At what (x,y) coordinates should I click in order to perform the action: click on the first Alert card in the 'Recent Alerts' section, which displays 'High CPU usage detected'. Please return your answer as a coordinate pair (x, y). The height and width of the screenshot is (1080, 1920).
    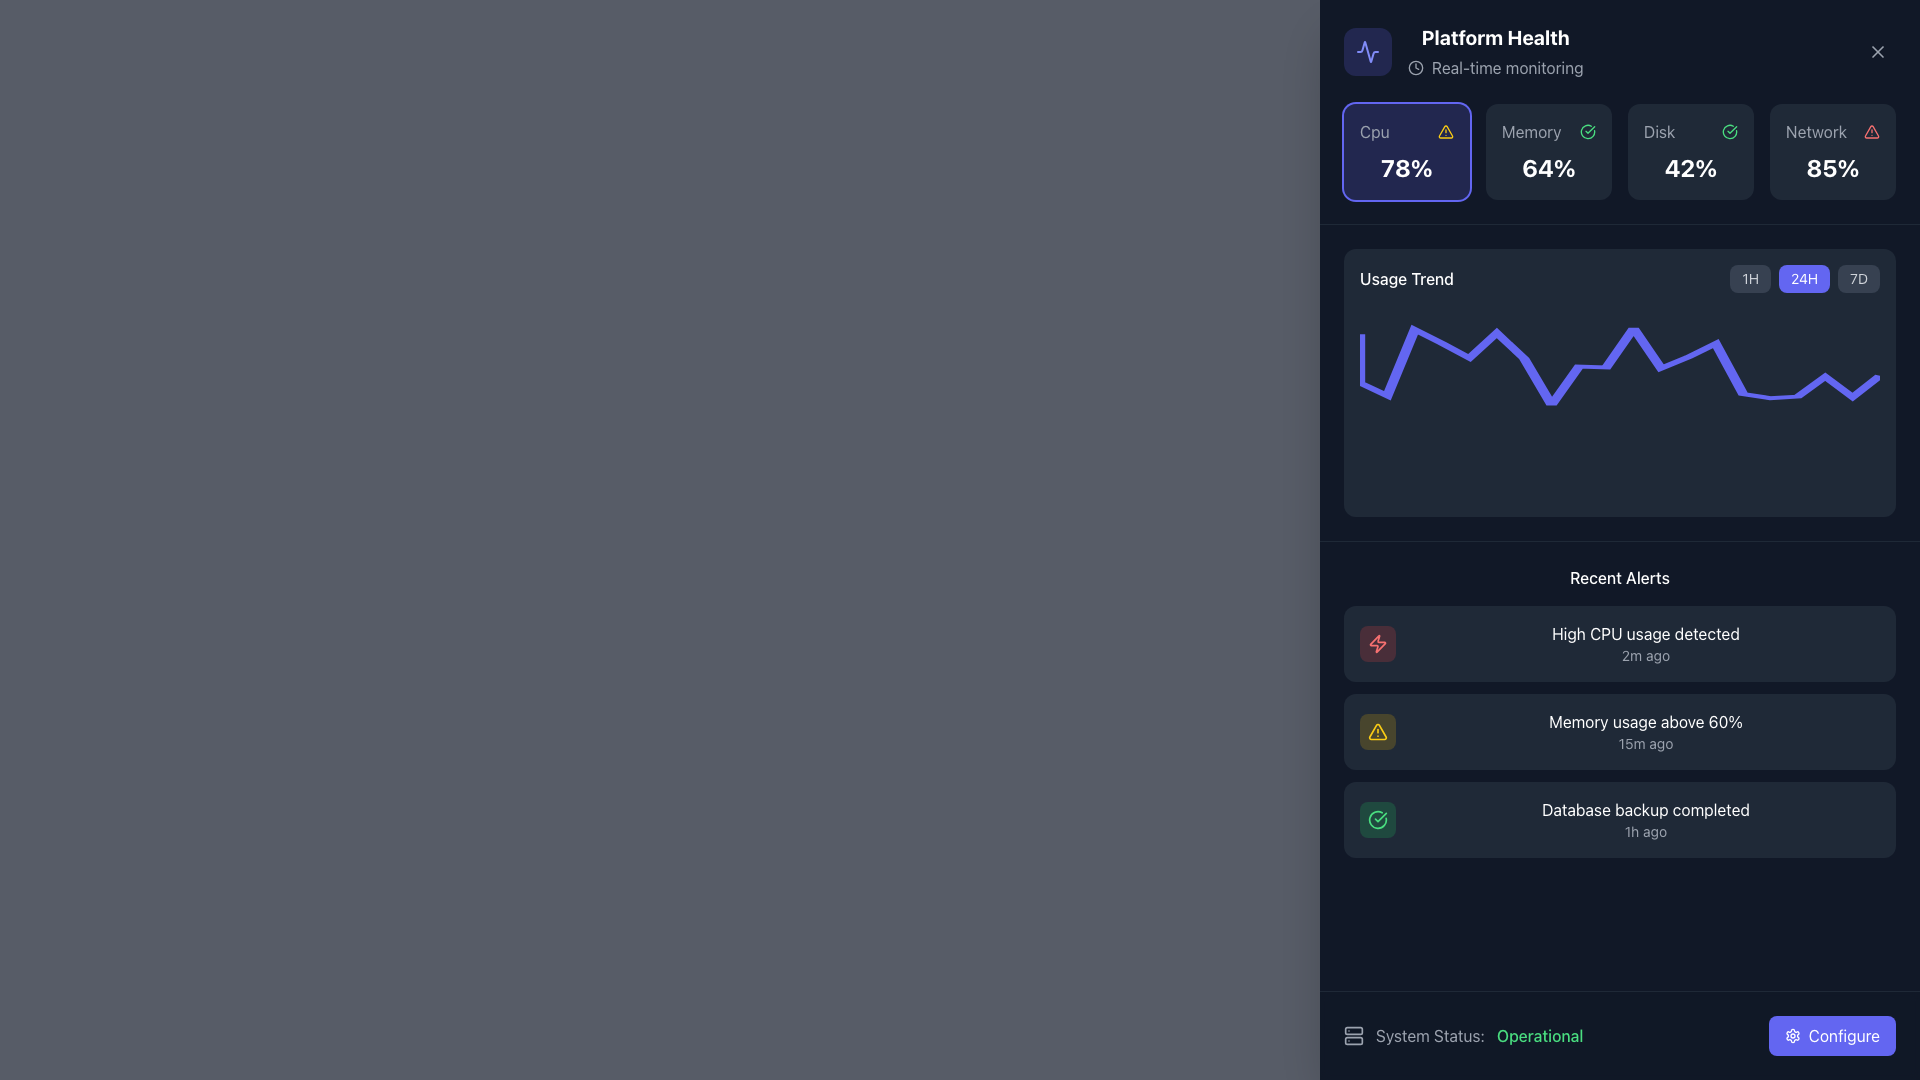
    Looking at the image, I should click on (1646, 644).